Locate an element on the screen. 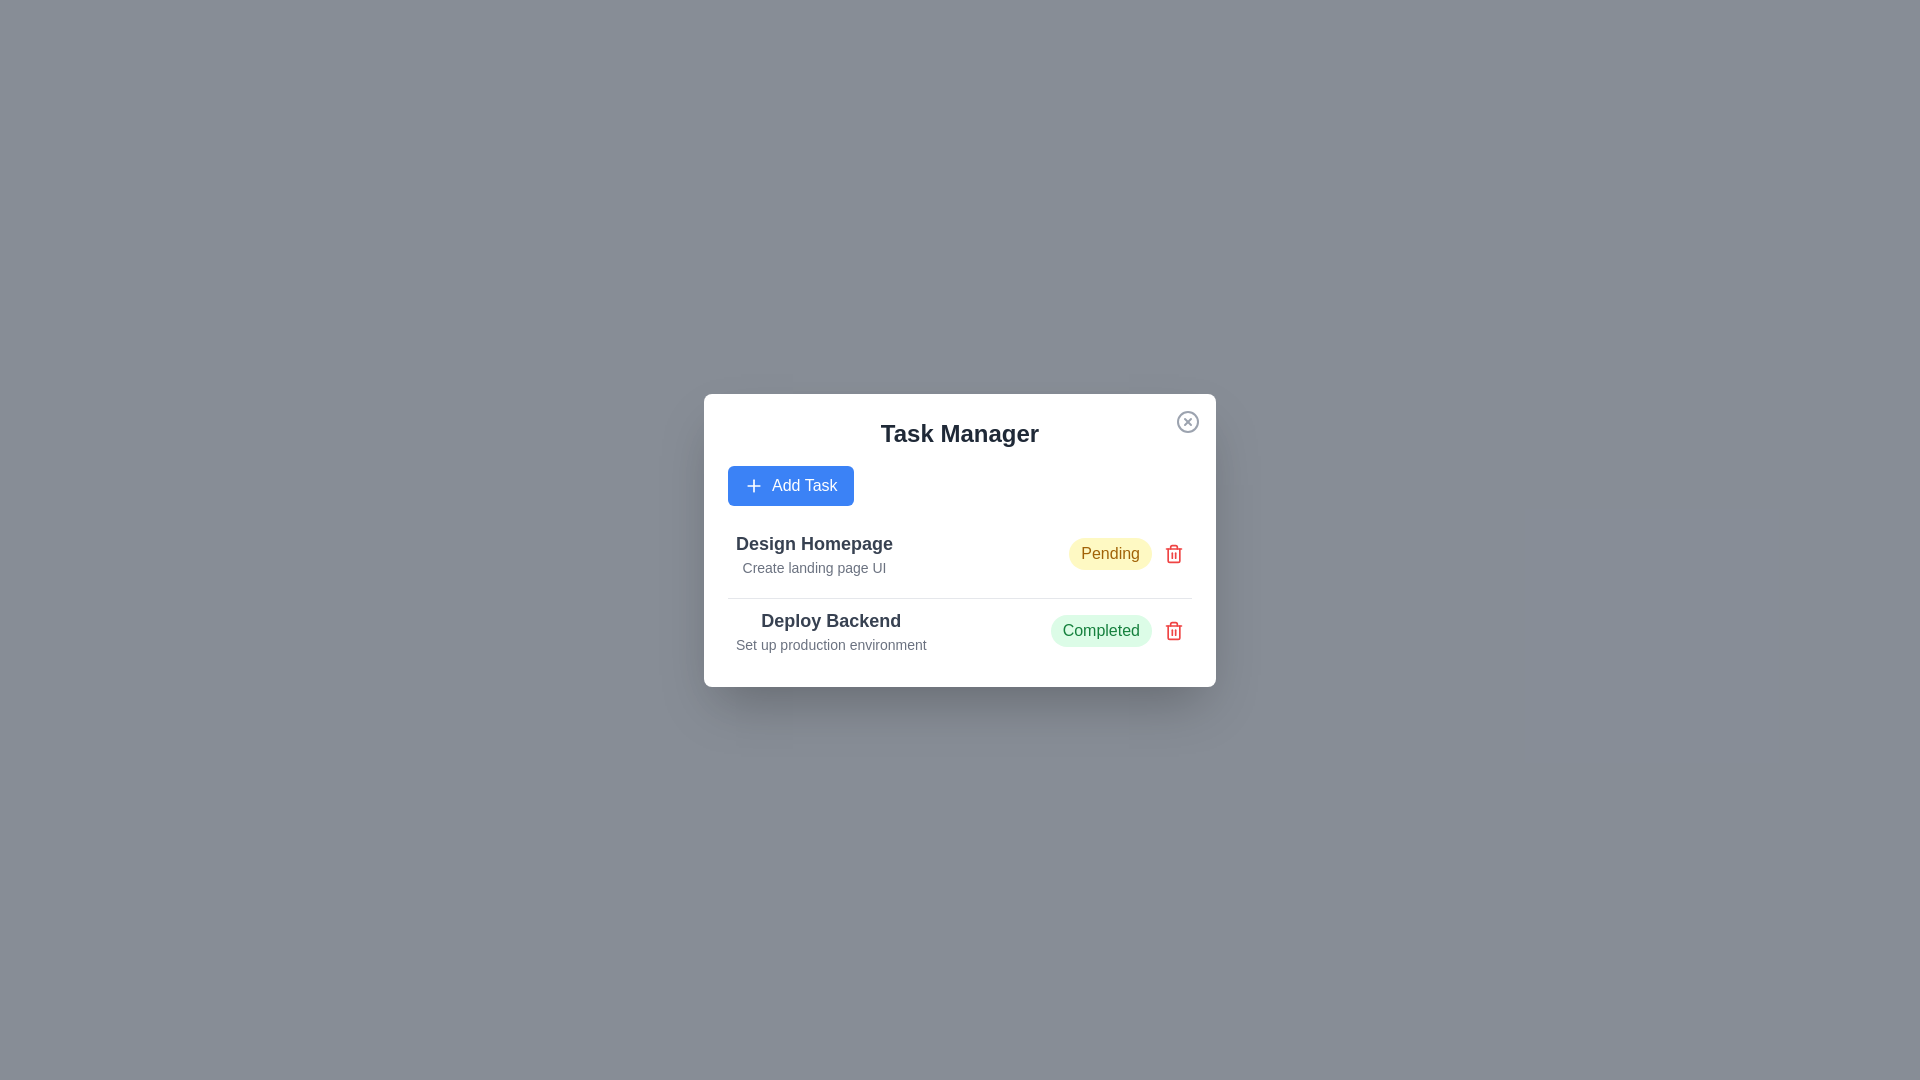  the Status Label that indicates the completion of the 'Deploy Backend' task in the 'Task Manager' modal is located at coordinates (1100, 630).